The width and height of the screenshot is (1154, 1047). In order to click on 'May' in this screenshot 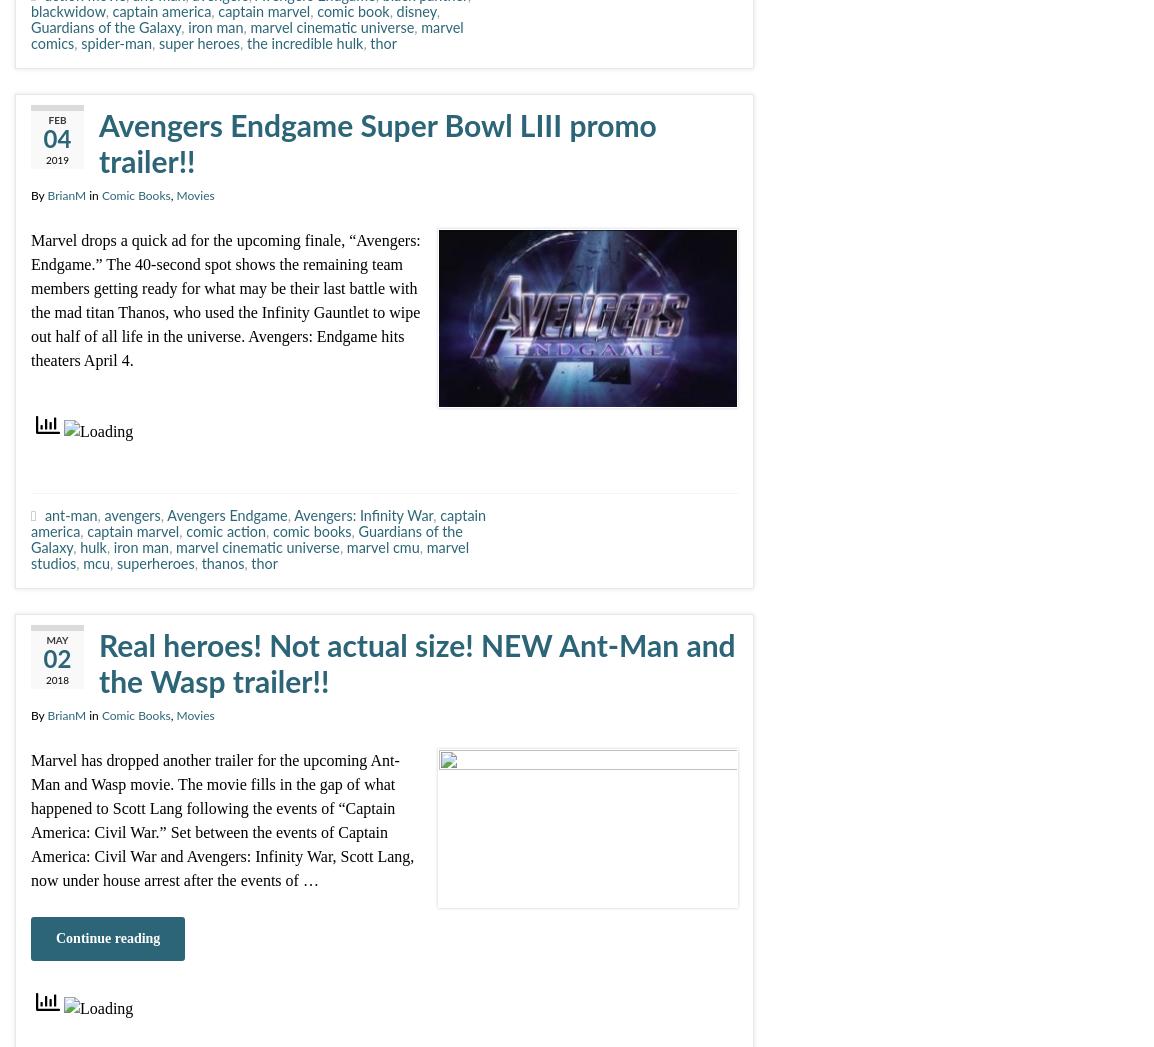, I will do `click(56, 640)`.